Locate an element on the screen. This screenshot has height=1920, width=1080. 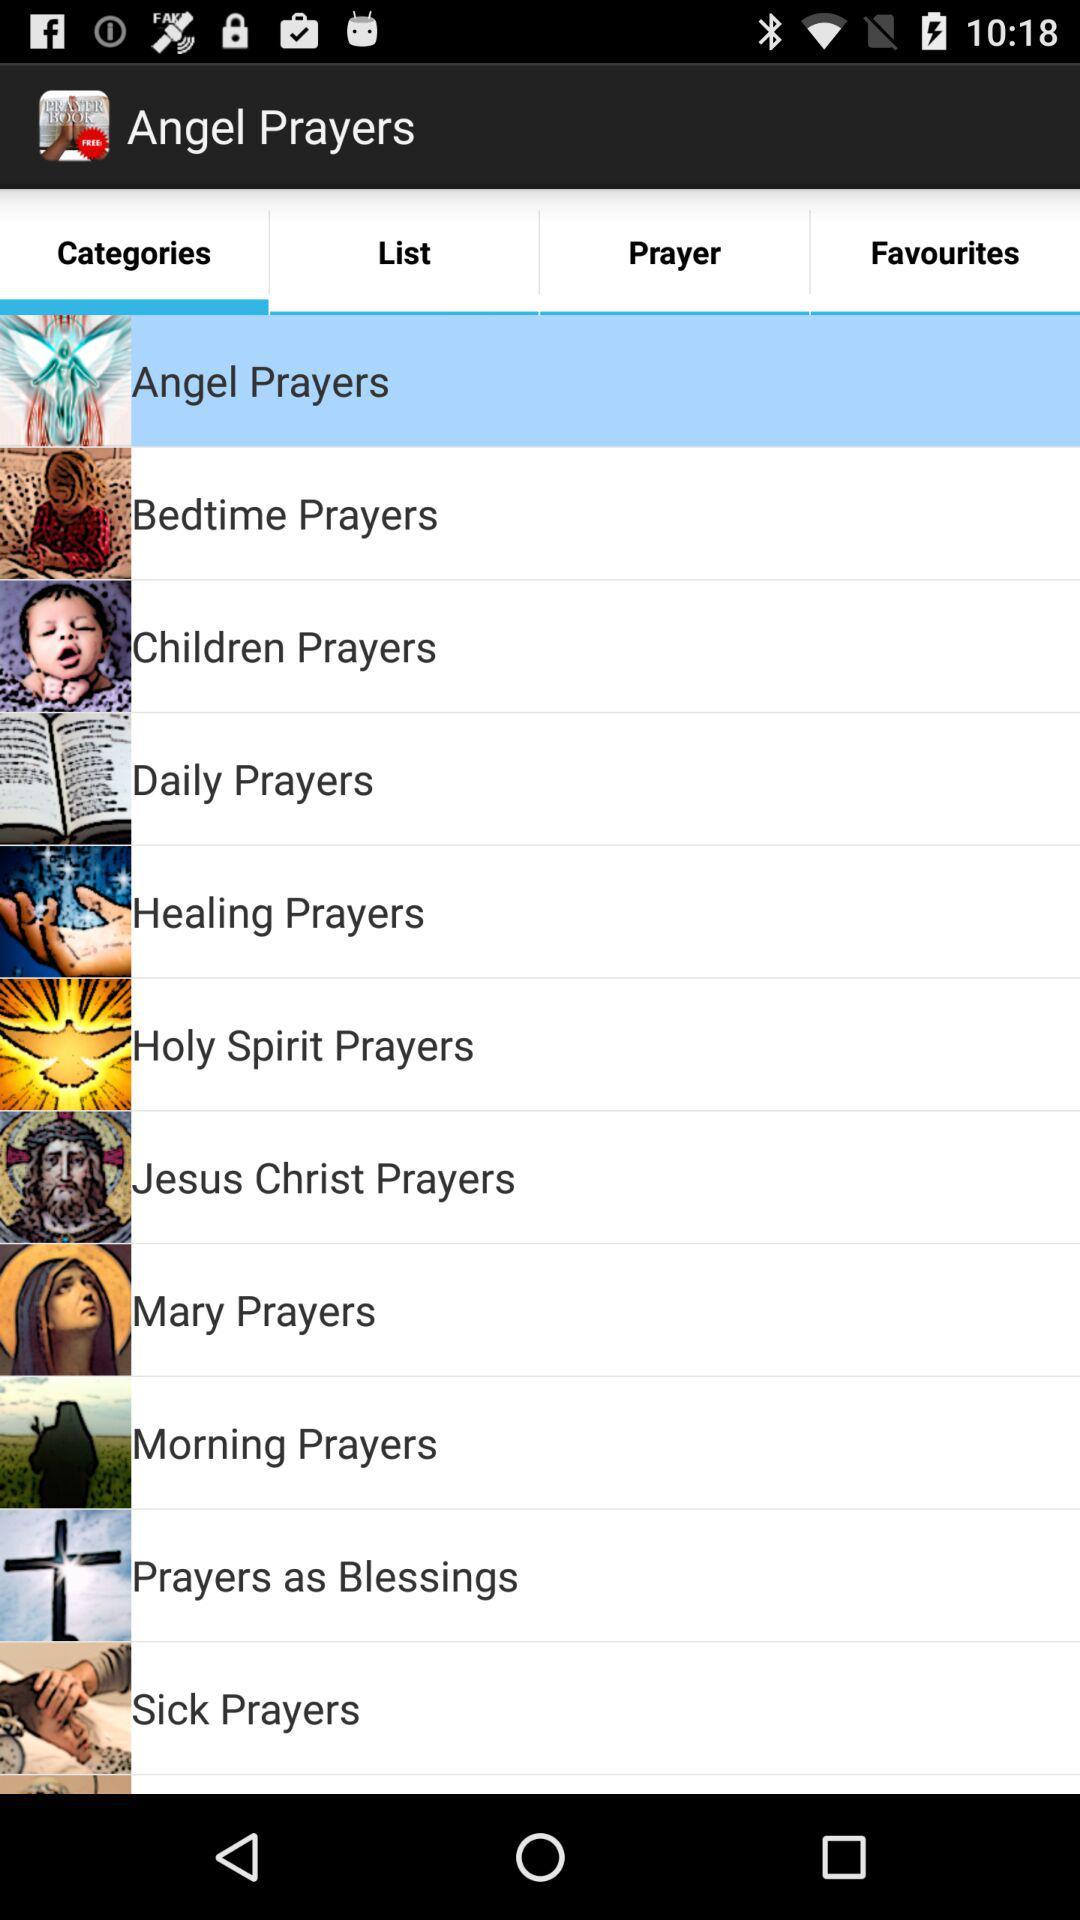
the children prayers icon is located at coordinates (284, 645).